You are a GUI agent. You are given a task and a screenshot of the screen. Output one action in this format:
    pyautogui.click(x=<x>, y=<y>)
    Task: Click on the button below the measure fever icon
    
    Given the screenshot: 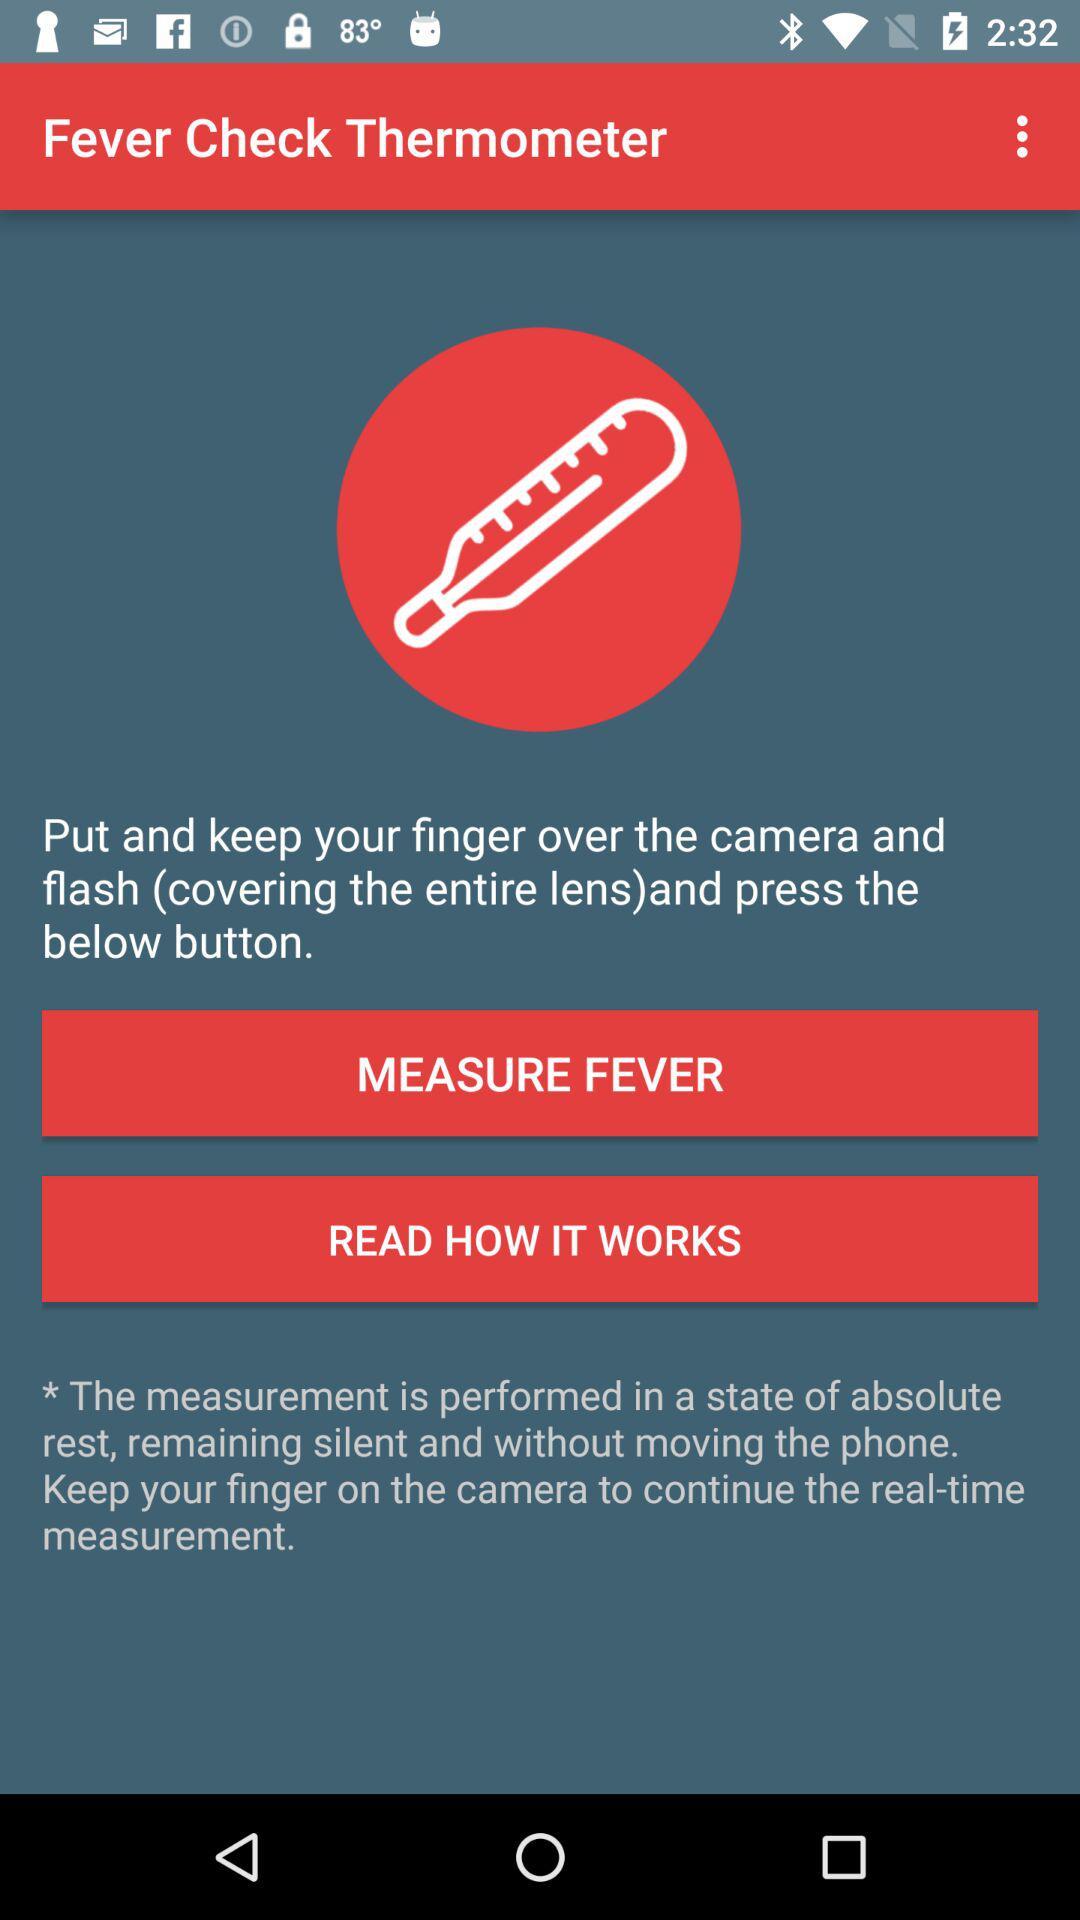 What is the action you would take?
    pyautogui.click(x=540, y=1237)
    